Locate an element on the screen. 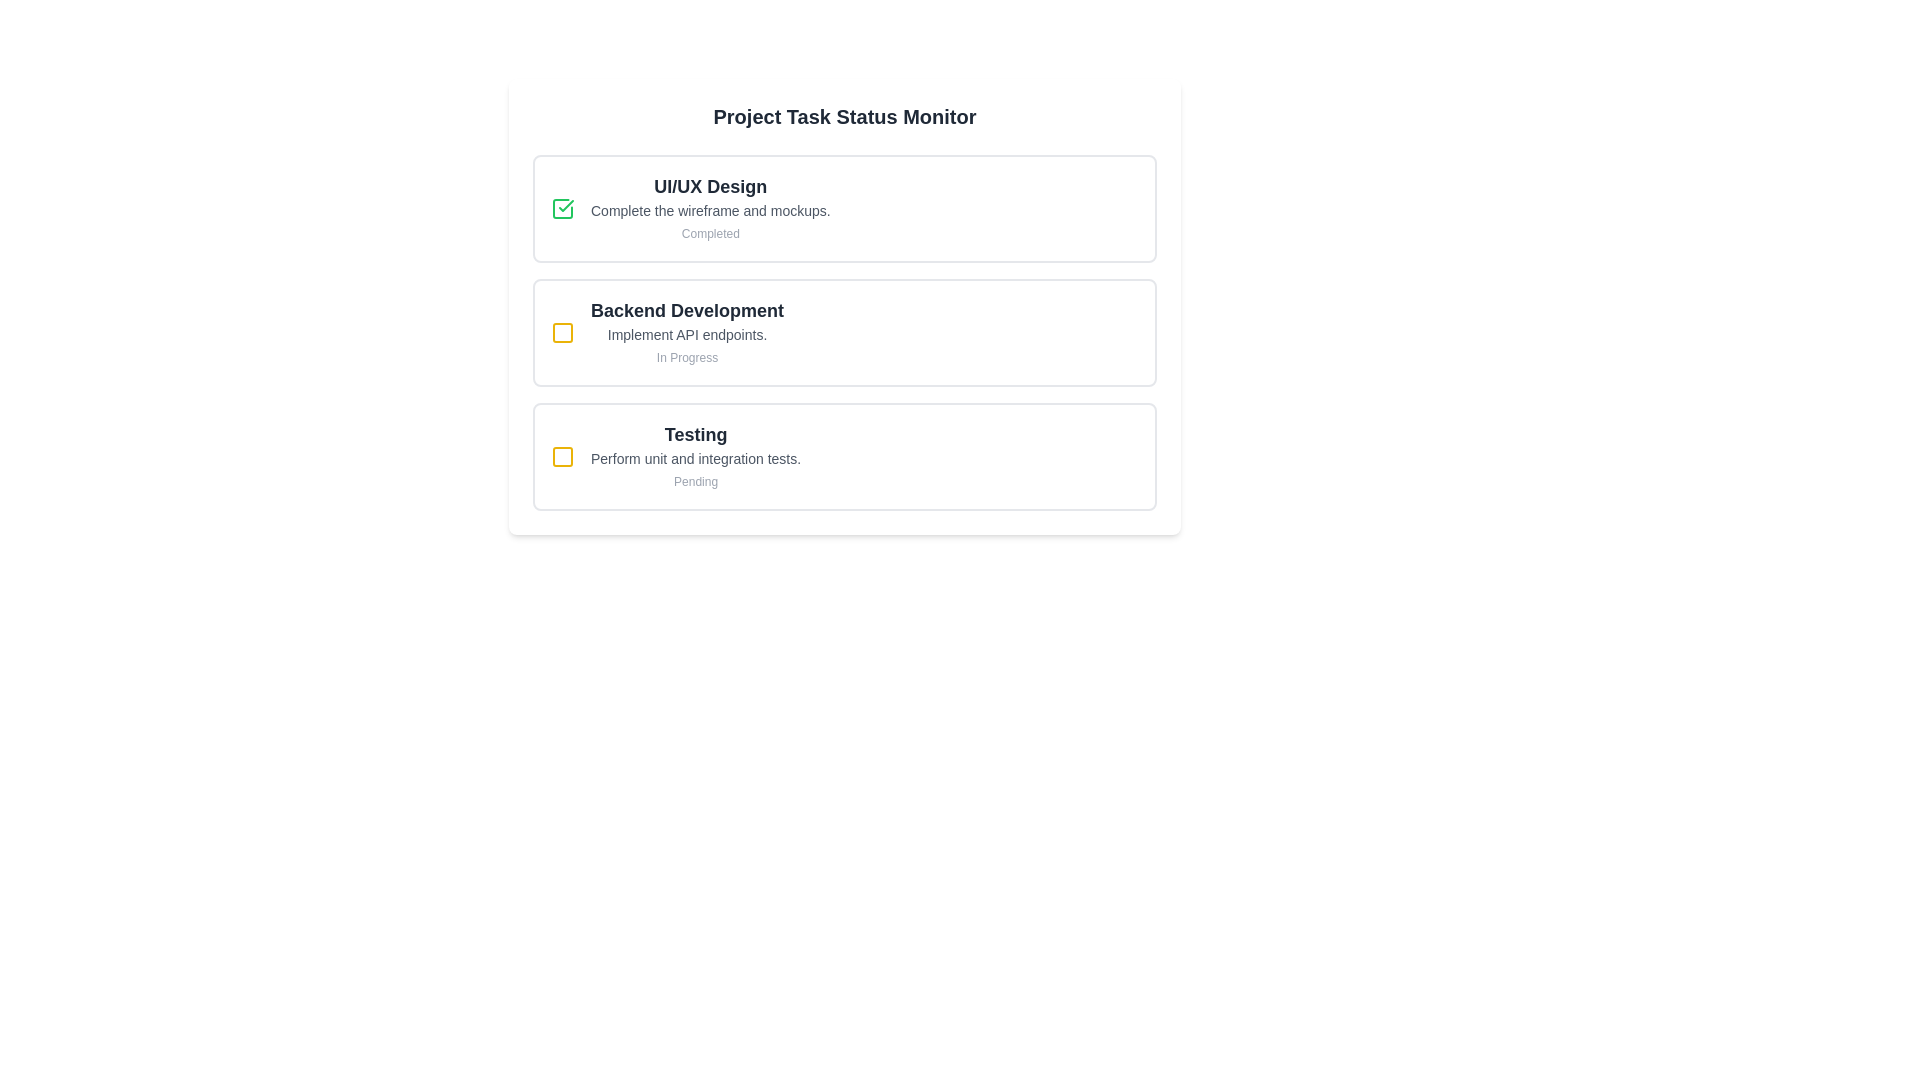 The height and width of the screenshot is (1080, 1920). the top-left icon in the 'Testing' task block that represents the pending status of the 'Testing' task is located at coordinates (570, 456).